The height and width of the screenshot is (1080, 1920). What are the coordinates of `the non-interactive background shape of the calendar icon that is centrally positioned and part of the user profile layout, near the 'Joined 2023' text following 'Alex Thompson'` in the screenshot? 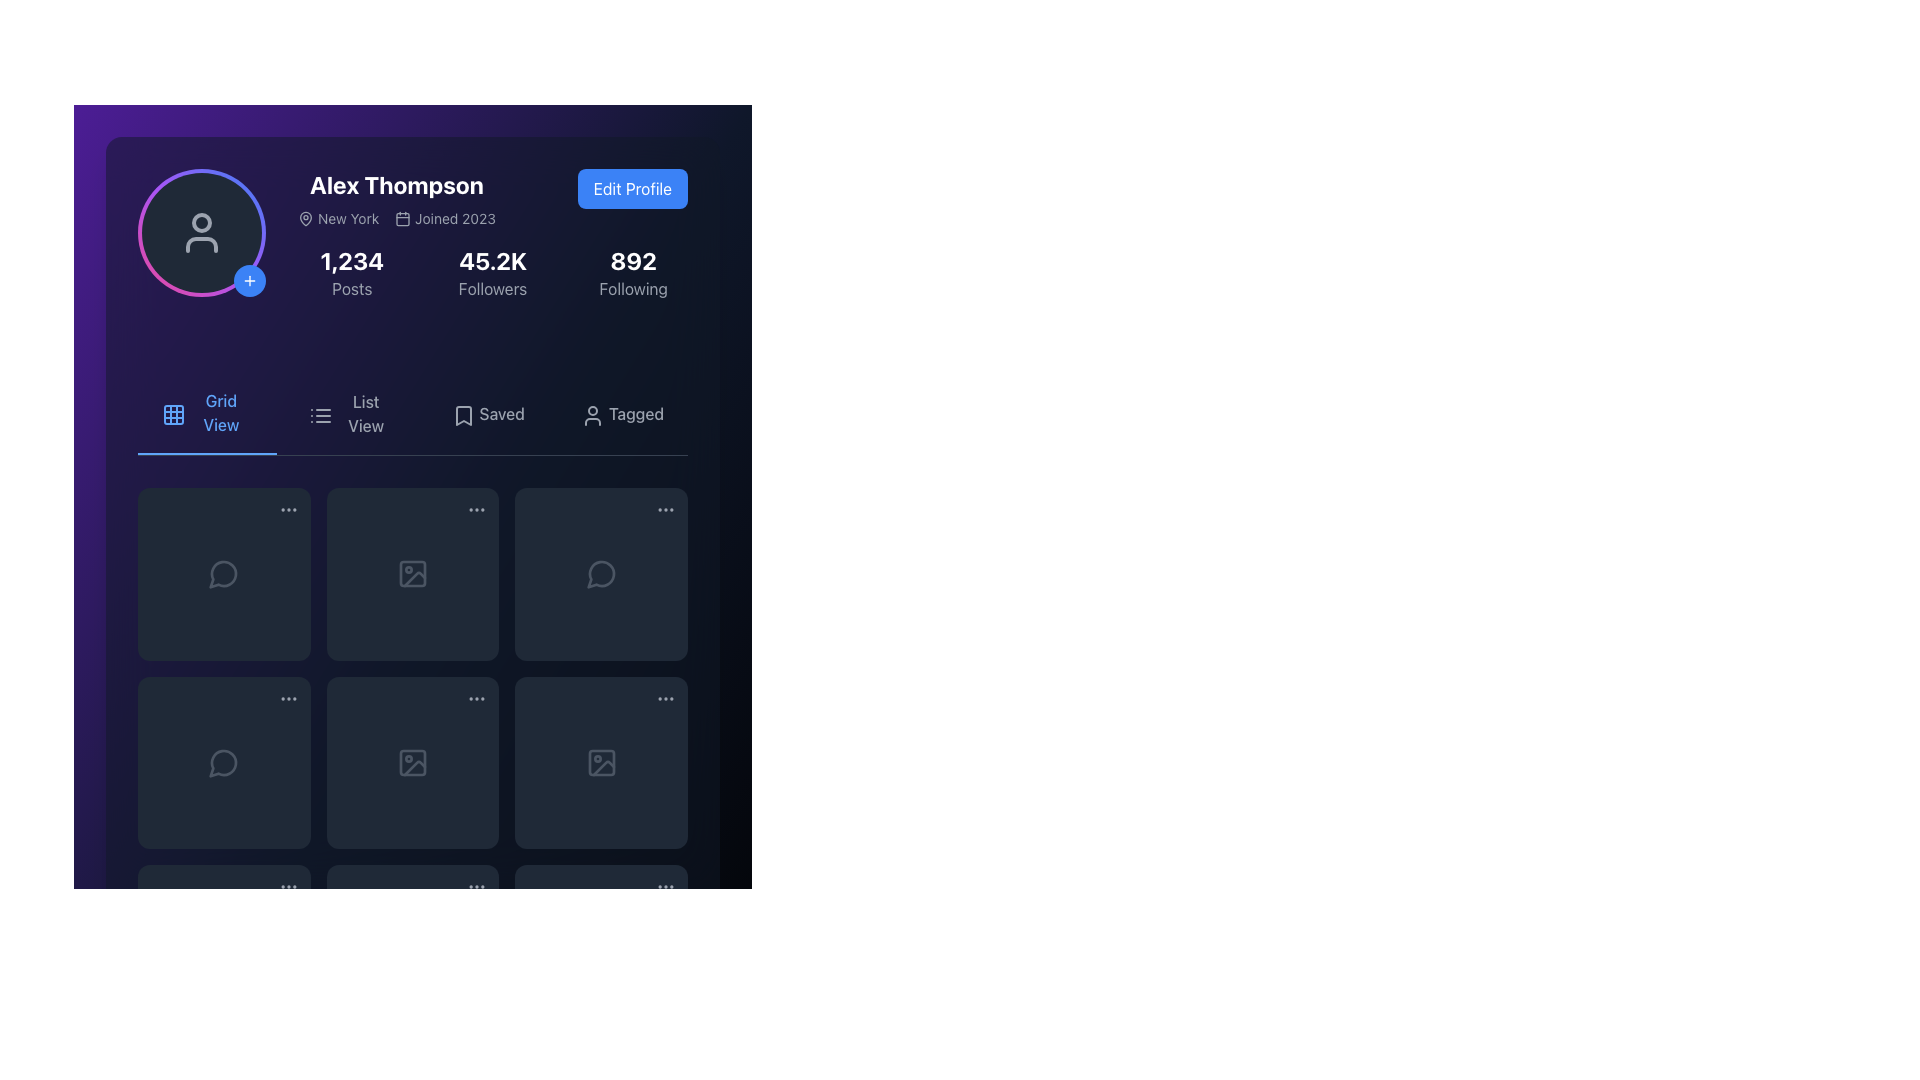 It's located at (402, 219).